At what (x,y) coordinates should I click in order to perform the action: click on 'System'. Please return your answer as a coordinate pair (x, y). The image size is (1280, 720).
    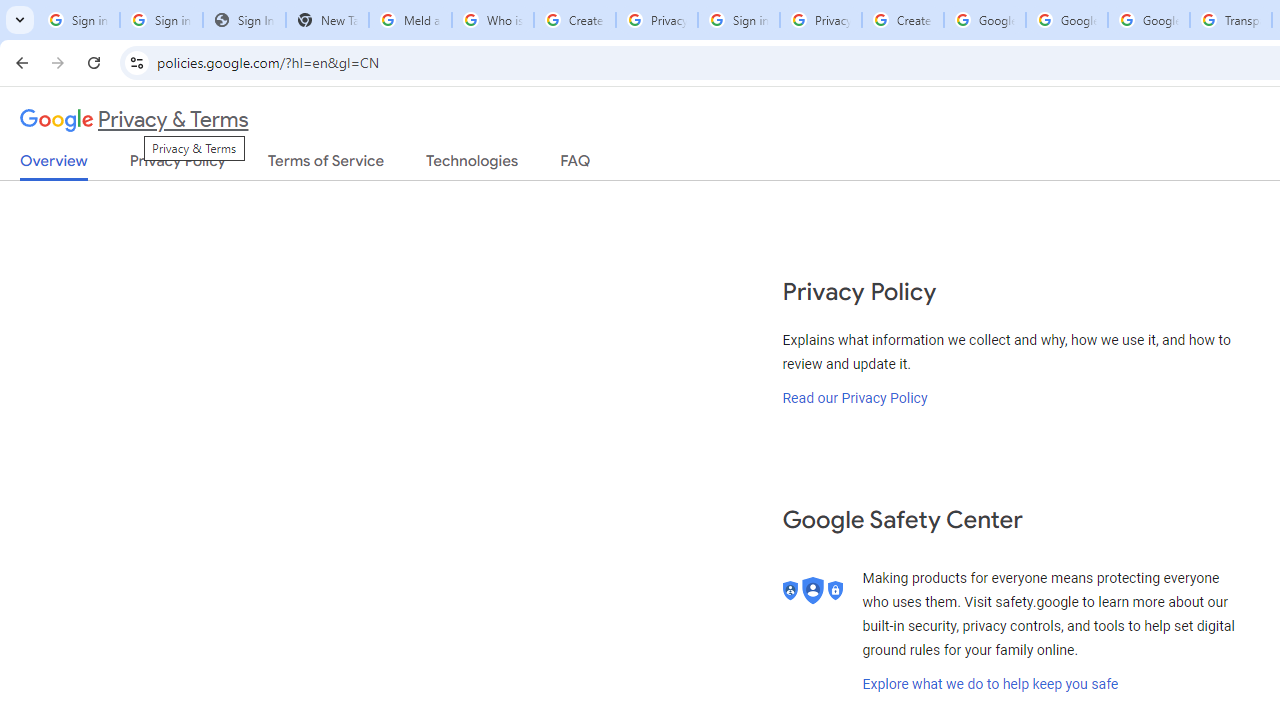
    Looking at the image, I should click on (10, 11).